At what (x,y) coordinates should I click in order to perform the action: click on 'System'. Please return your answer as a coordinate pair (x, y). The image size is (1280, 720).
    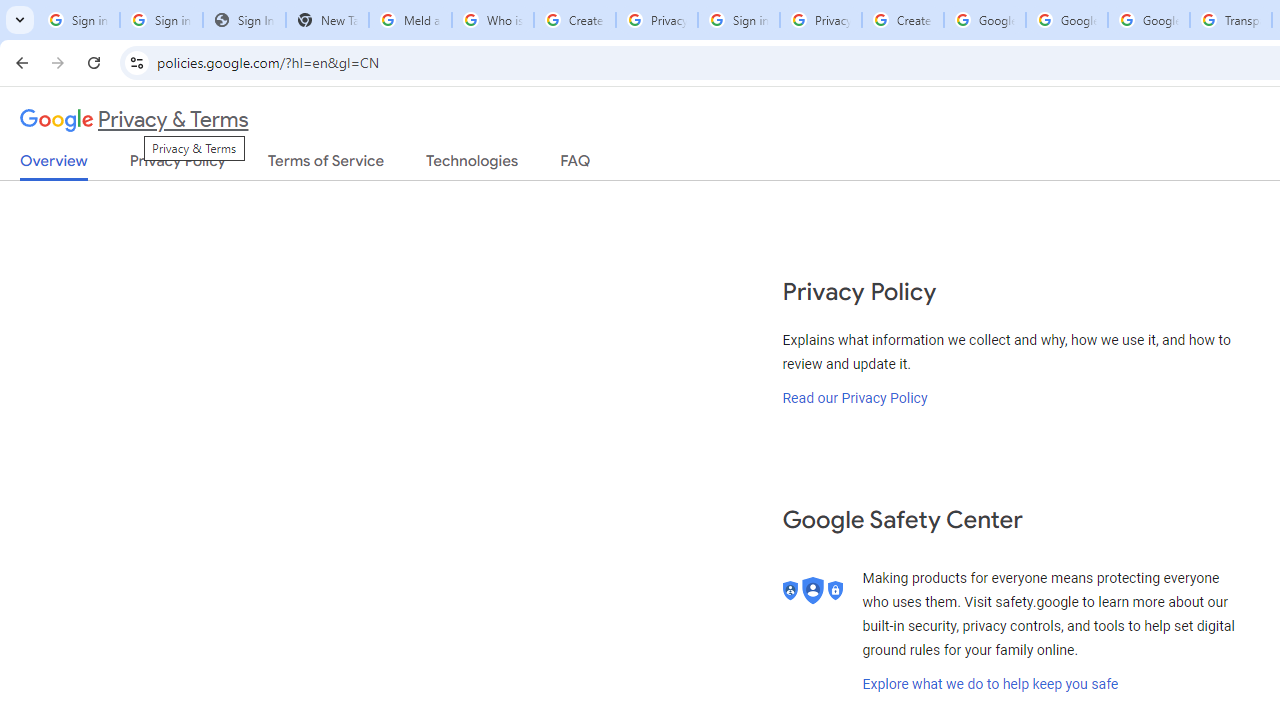
    Looking at the image, I should click on (10, 11).